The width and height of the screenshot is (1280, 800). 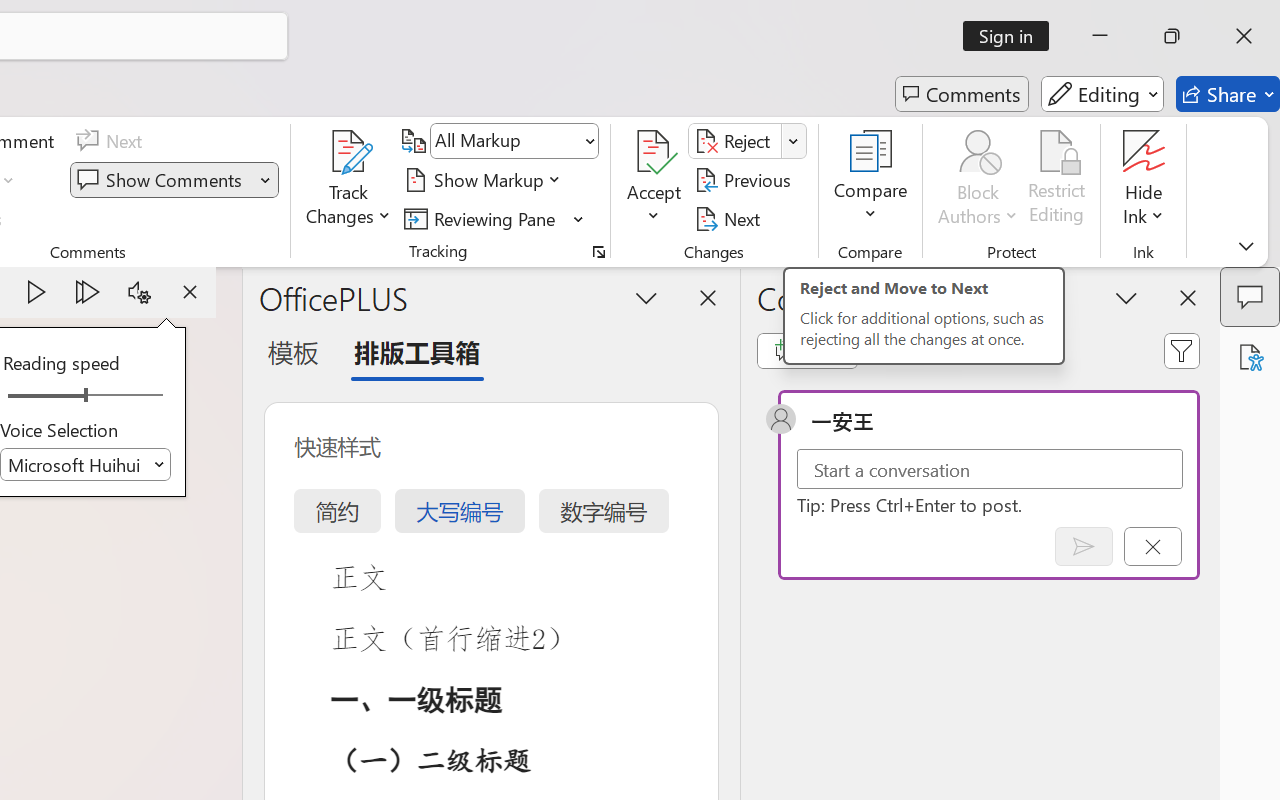 I want to click on 'Show Comments', so click(x=174, y=179).